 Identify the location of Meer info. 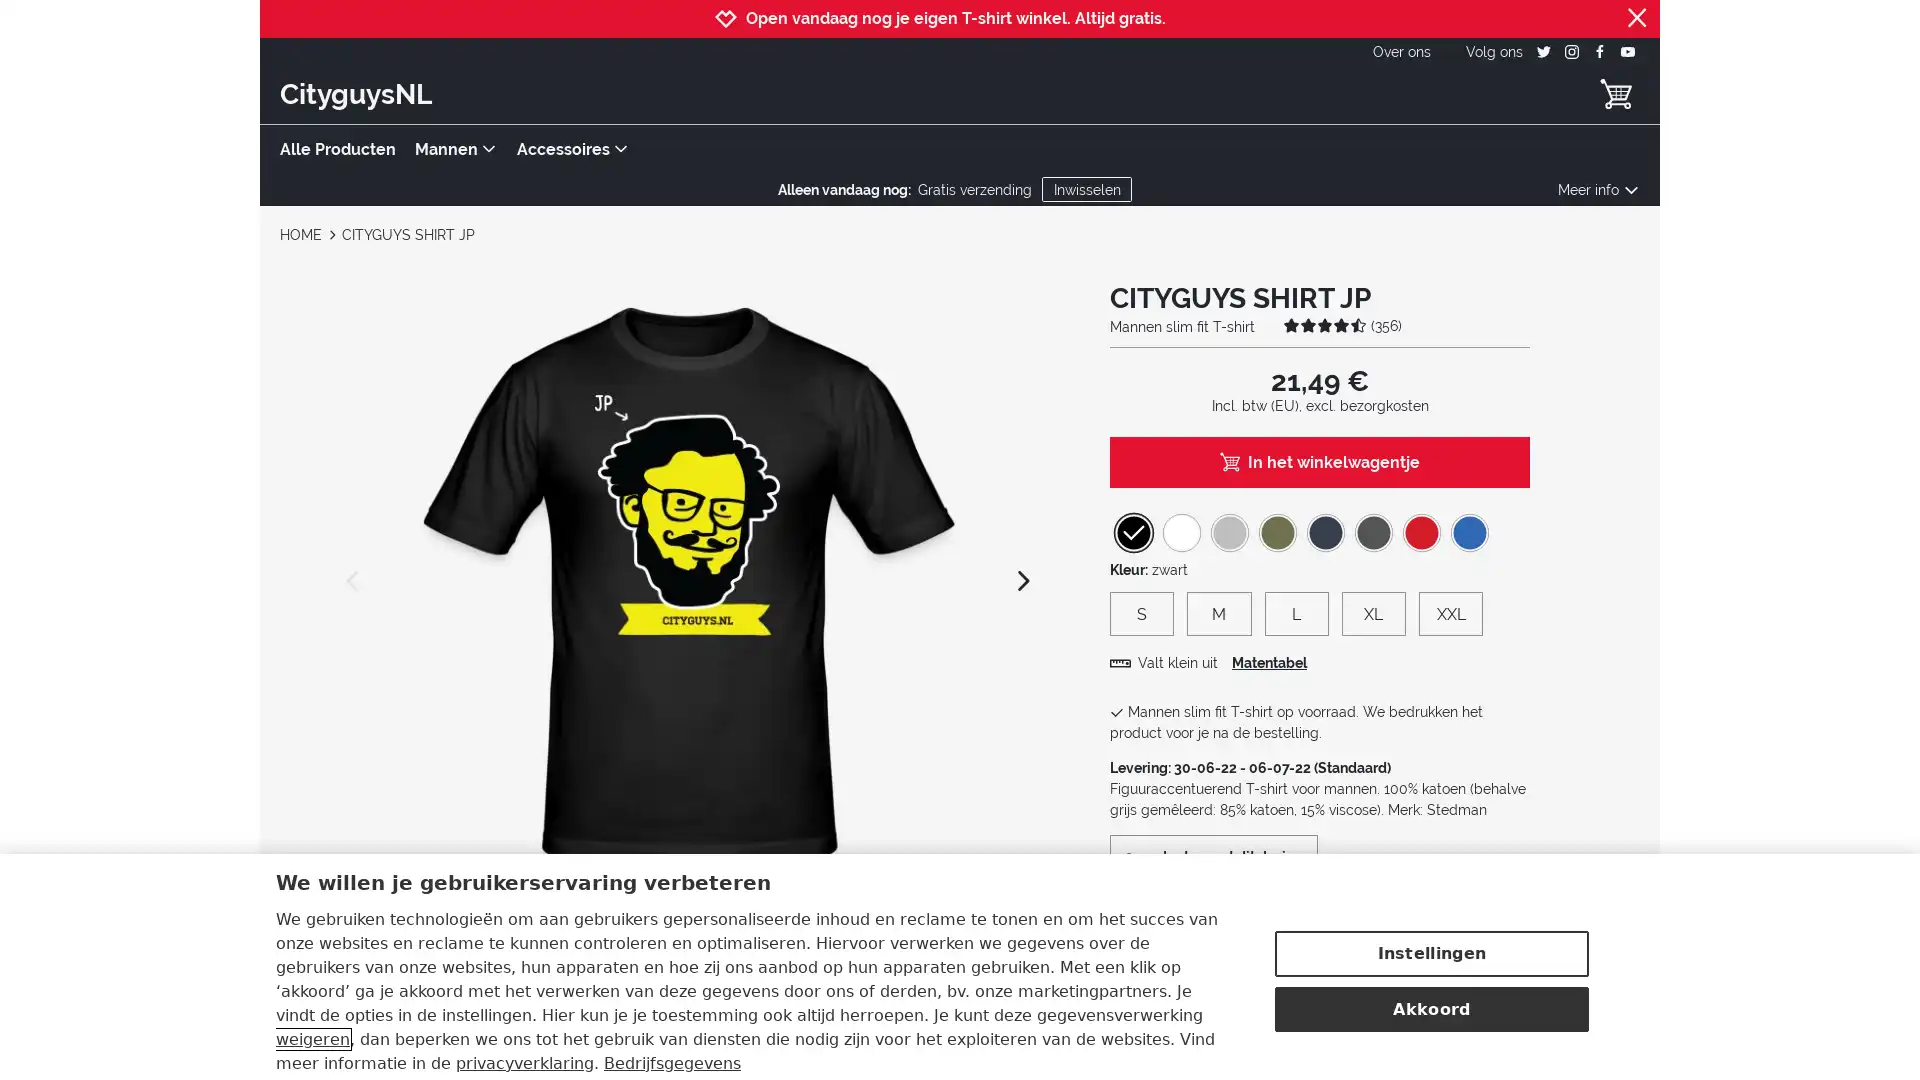
(1597, 189).